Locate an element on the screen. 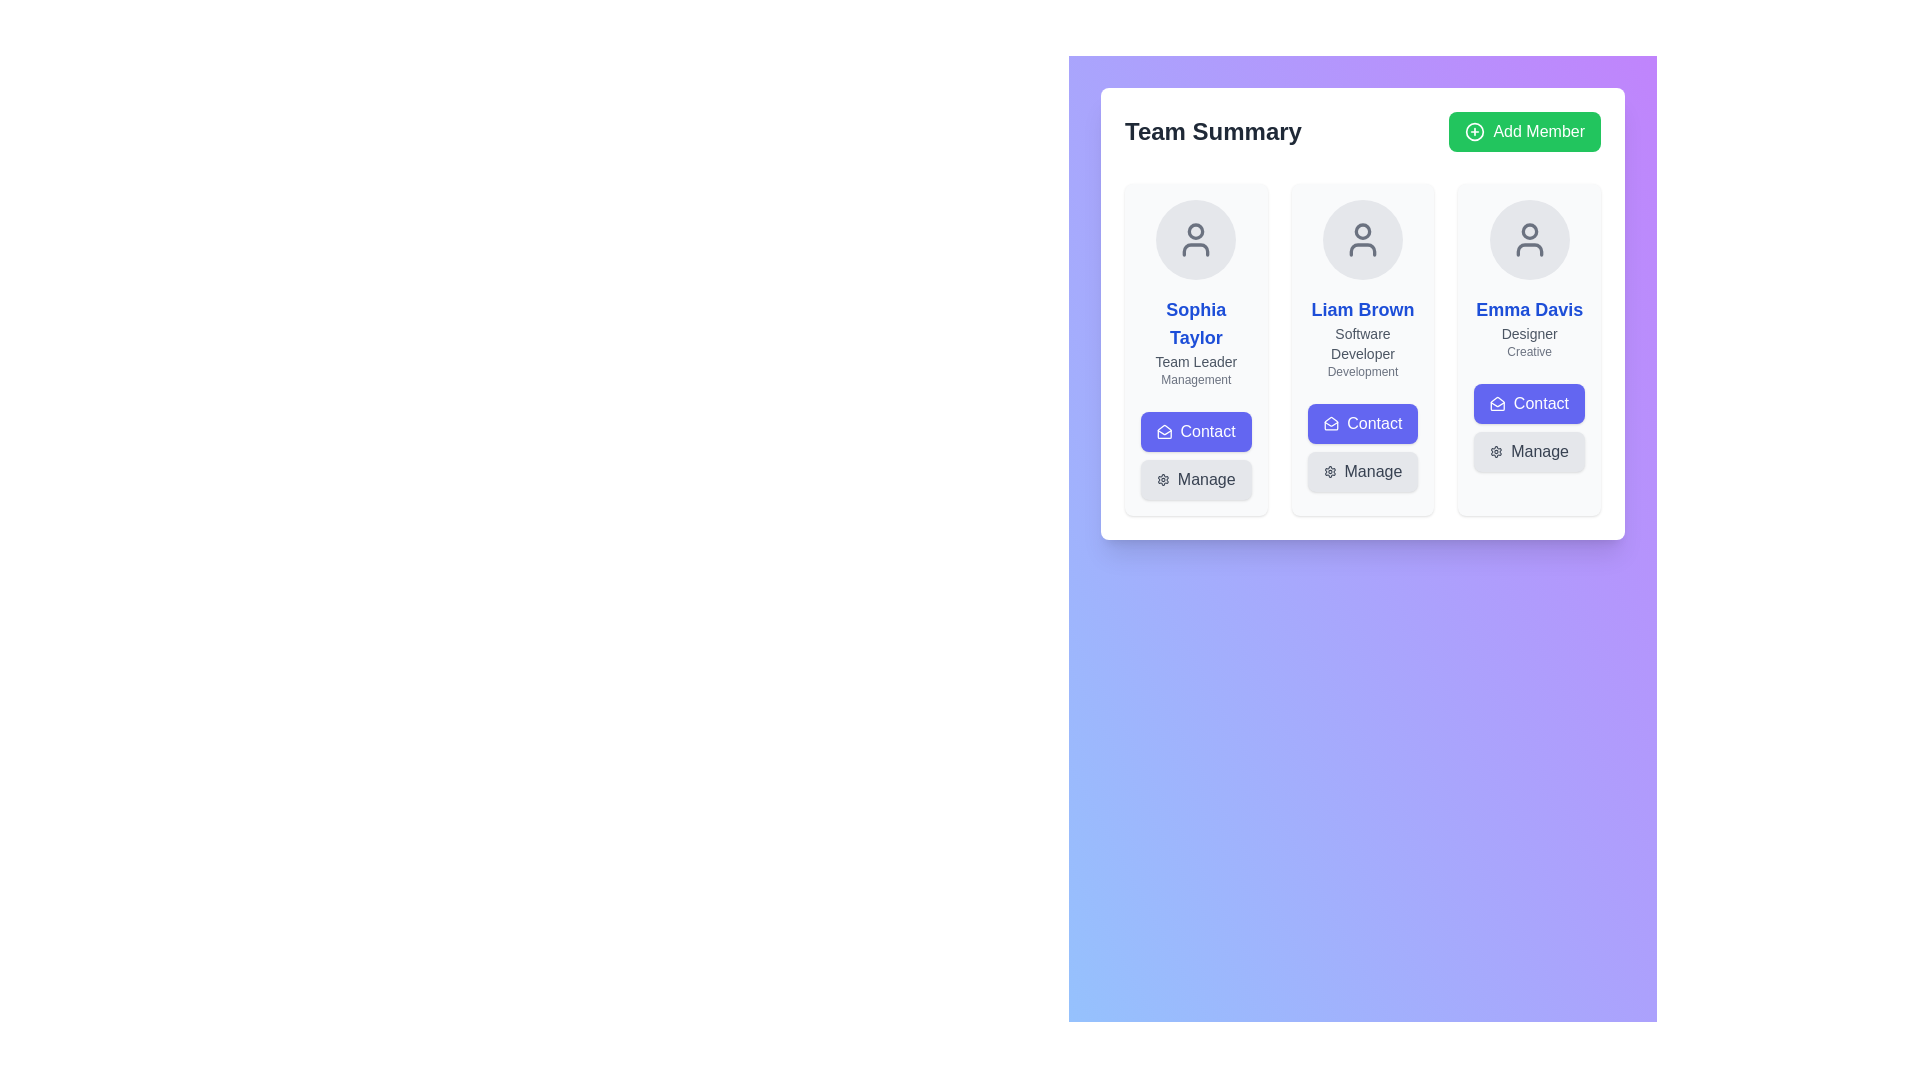 This screenshot has height=1080, width=1920. the circular graphical element representing the head of the user profile icon in the third card labeled 'Emma Davis' under 'Team Summary' is located at coordinates (1528, 230).